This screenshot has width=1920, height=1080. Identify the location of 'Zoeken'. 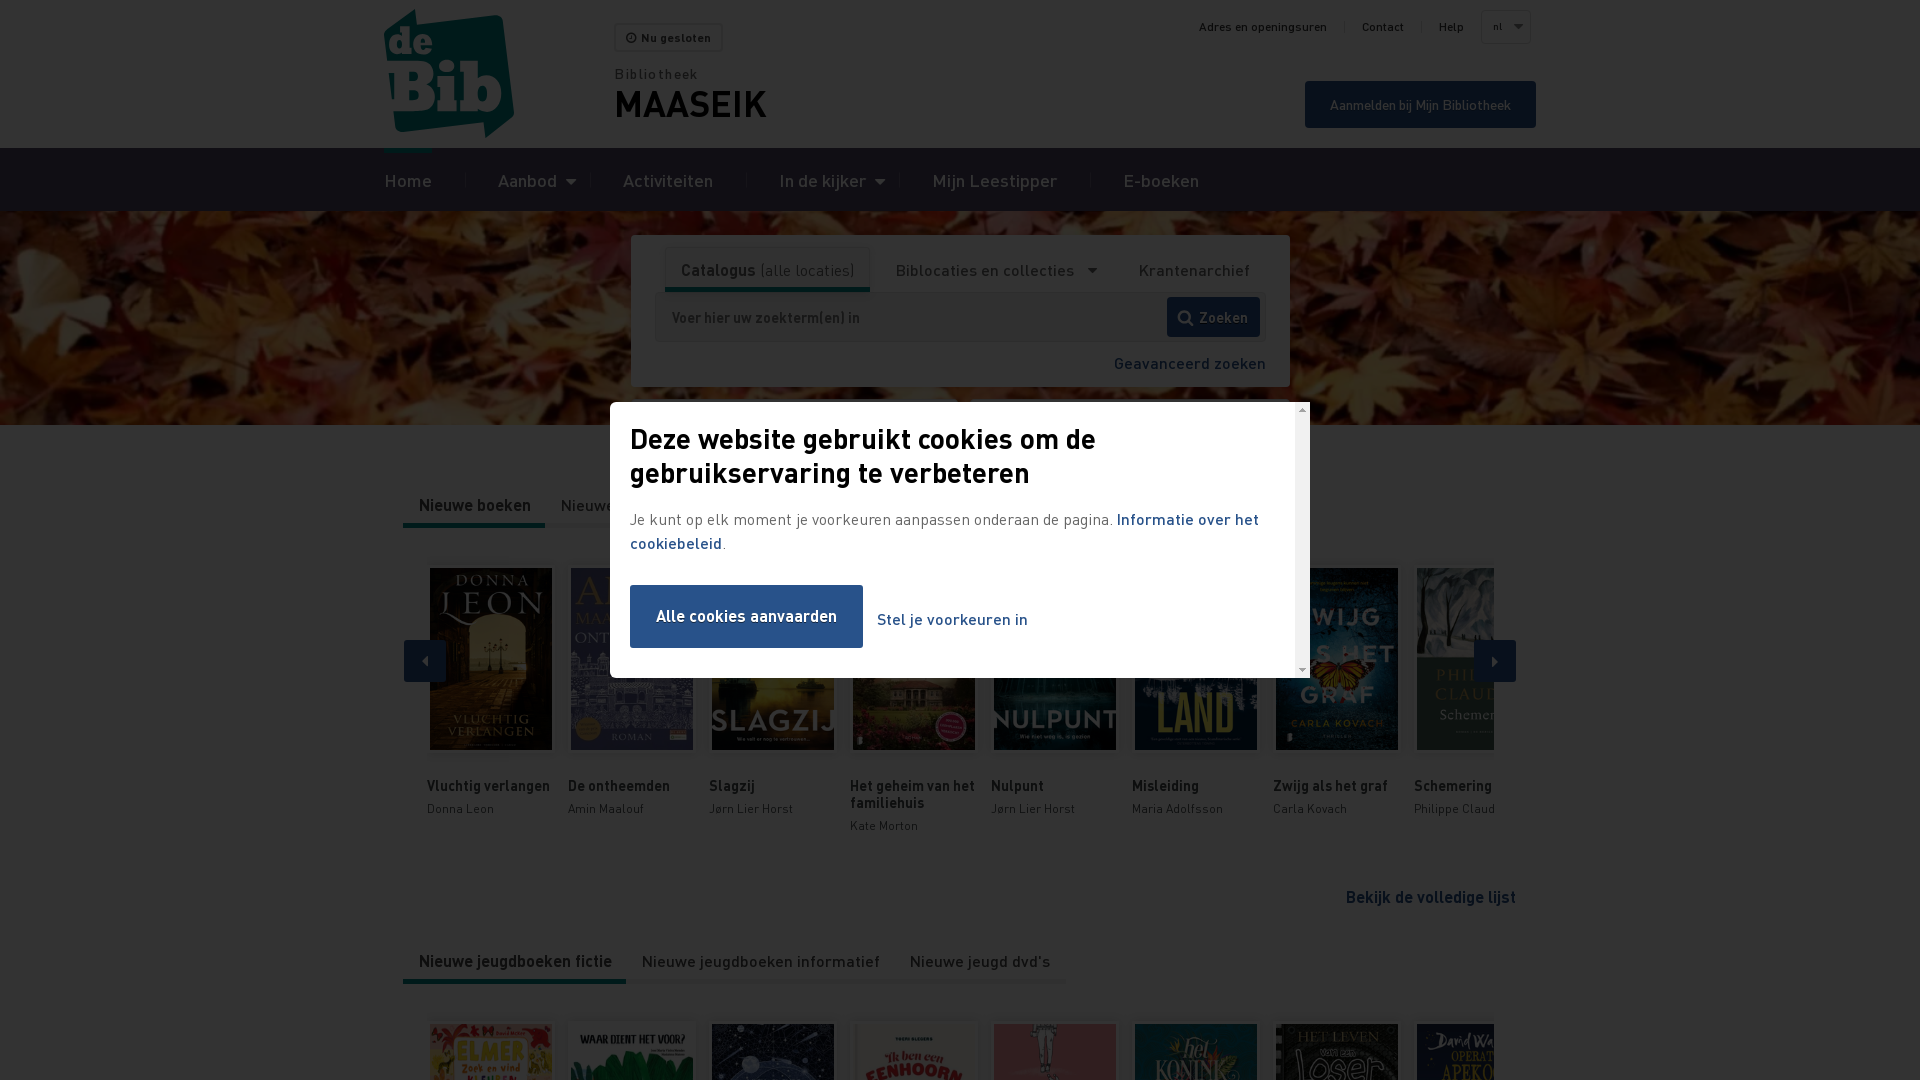
(1212, 315).